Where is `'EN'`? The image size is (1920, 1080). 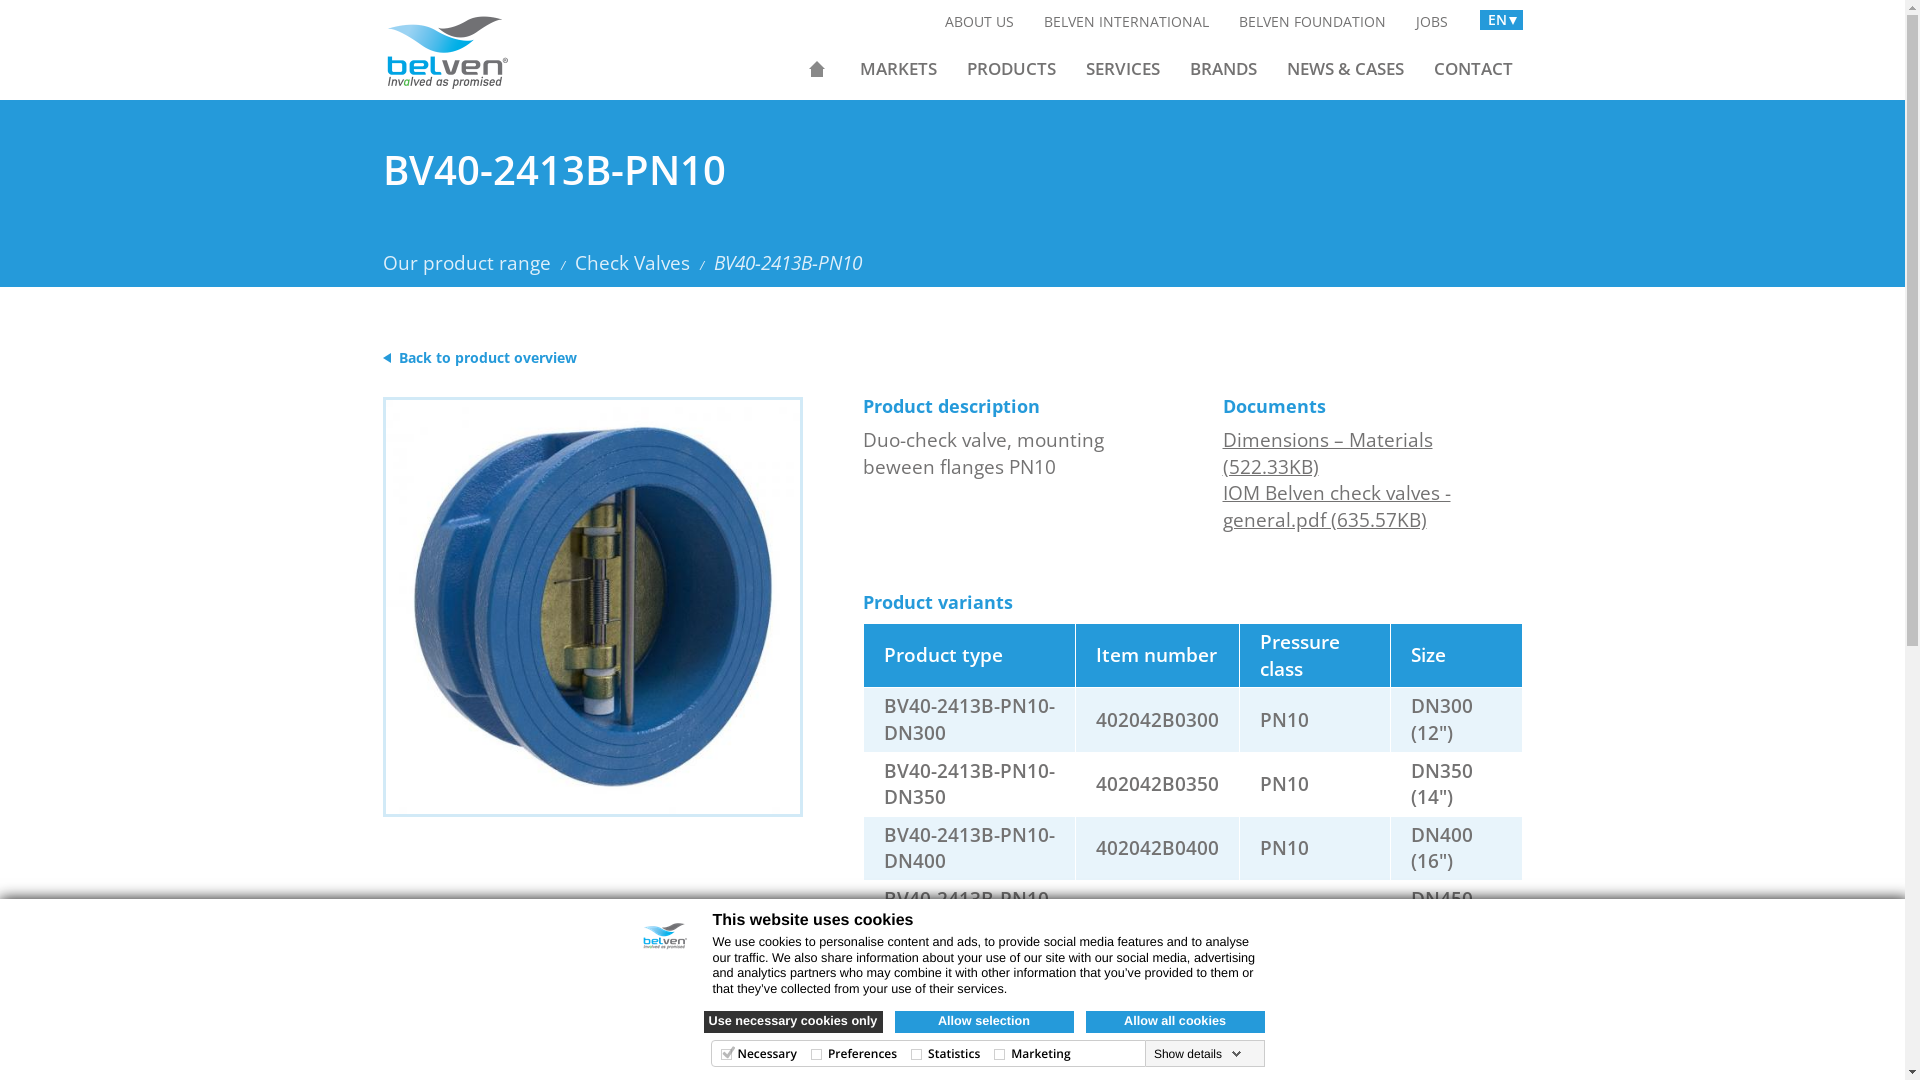
'EN' is located at coordinates (1501, 19).